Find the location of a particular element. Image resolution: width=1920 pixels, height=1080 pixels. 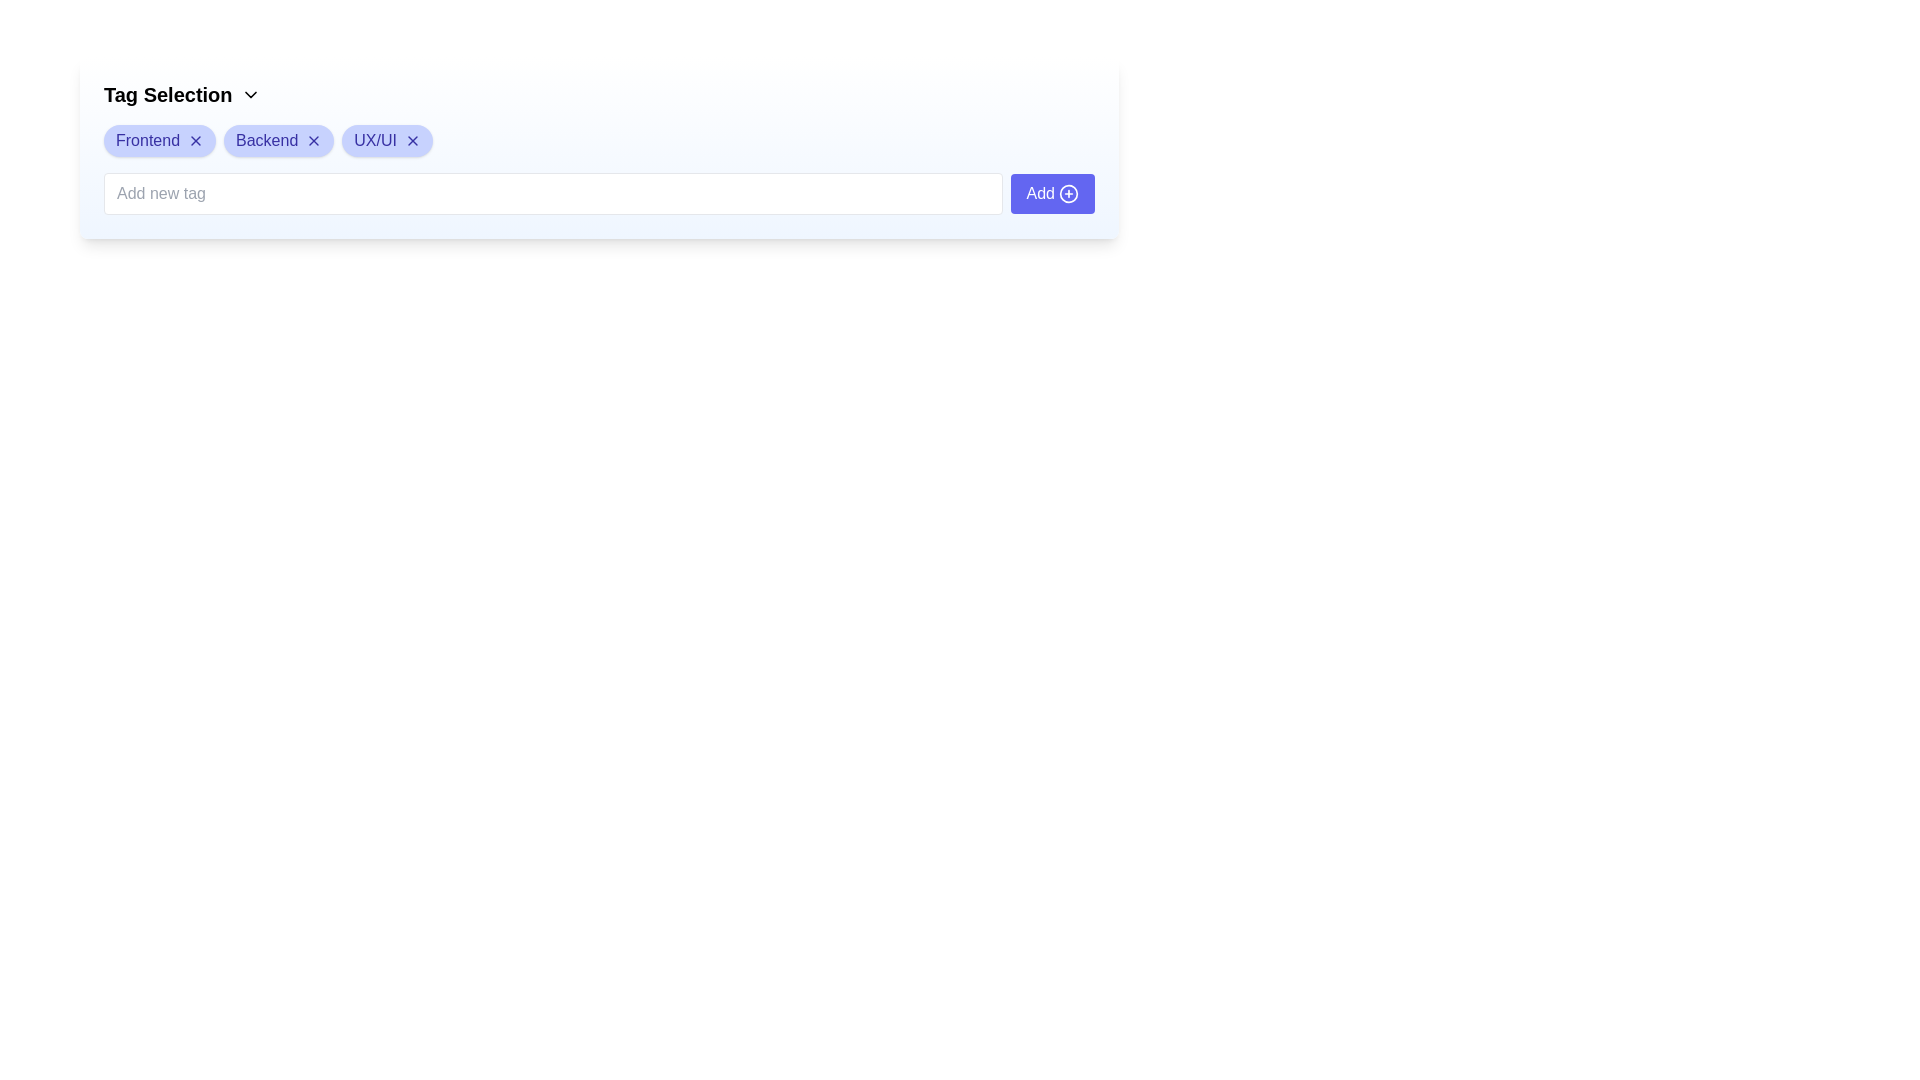

the third rounded rectangular tag with a light indigo background and darker indigo text displaying 'UX/UI', located in the 'Tag Selection' section is located at coordinates (387, 140).